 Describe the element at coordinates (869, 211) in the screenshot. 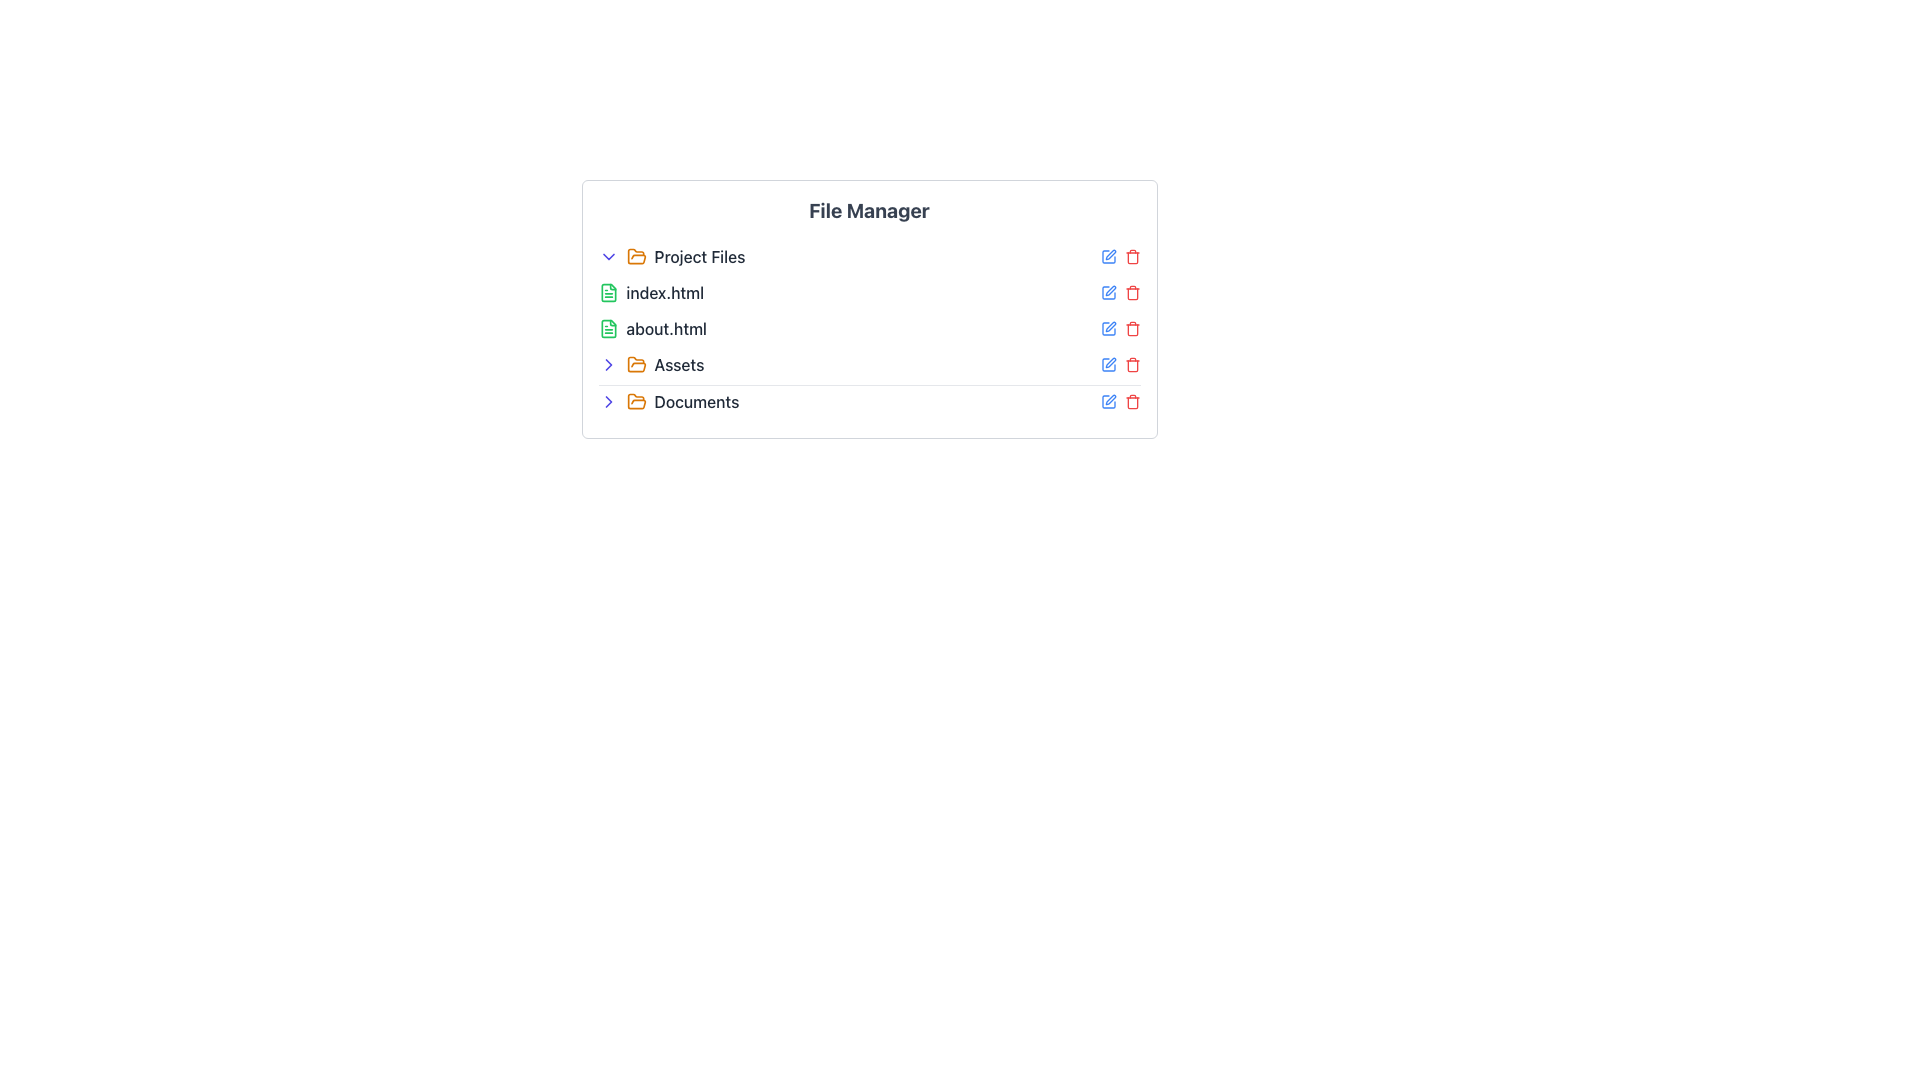

I see `text of the header Text Label at the top of the file manager interface` at that location.